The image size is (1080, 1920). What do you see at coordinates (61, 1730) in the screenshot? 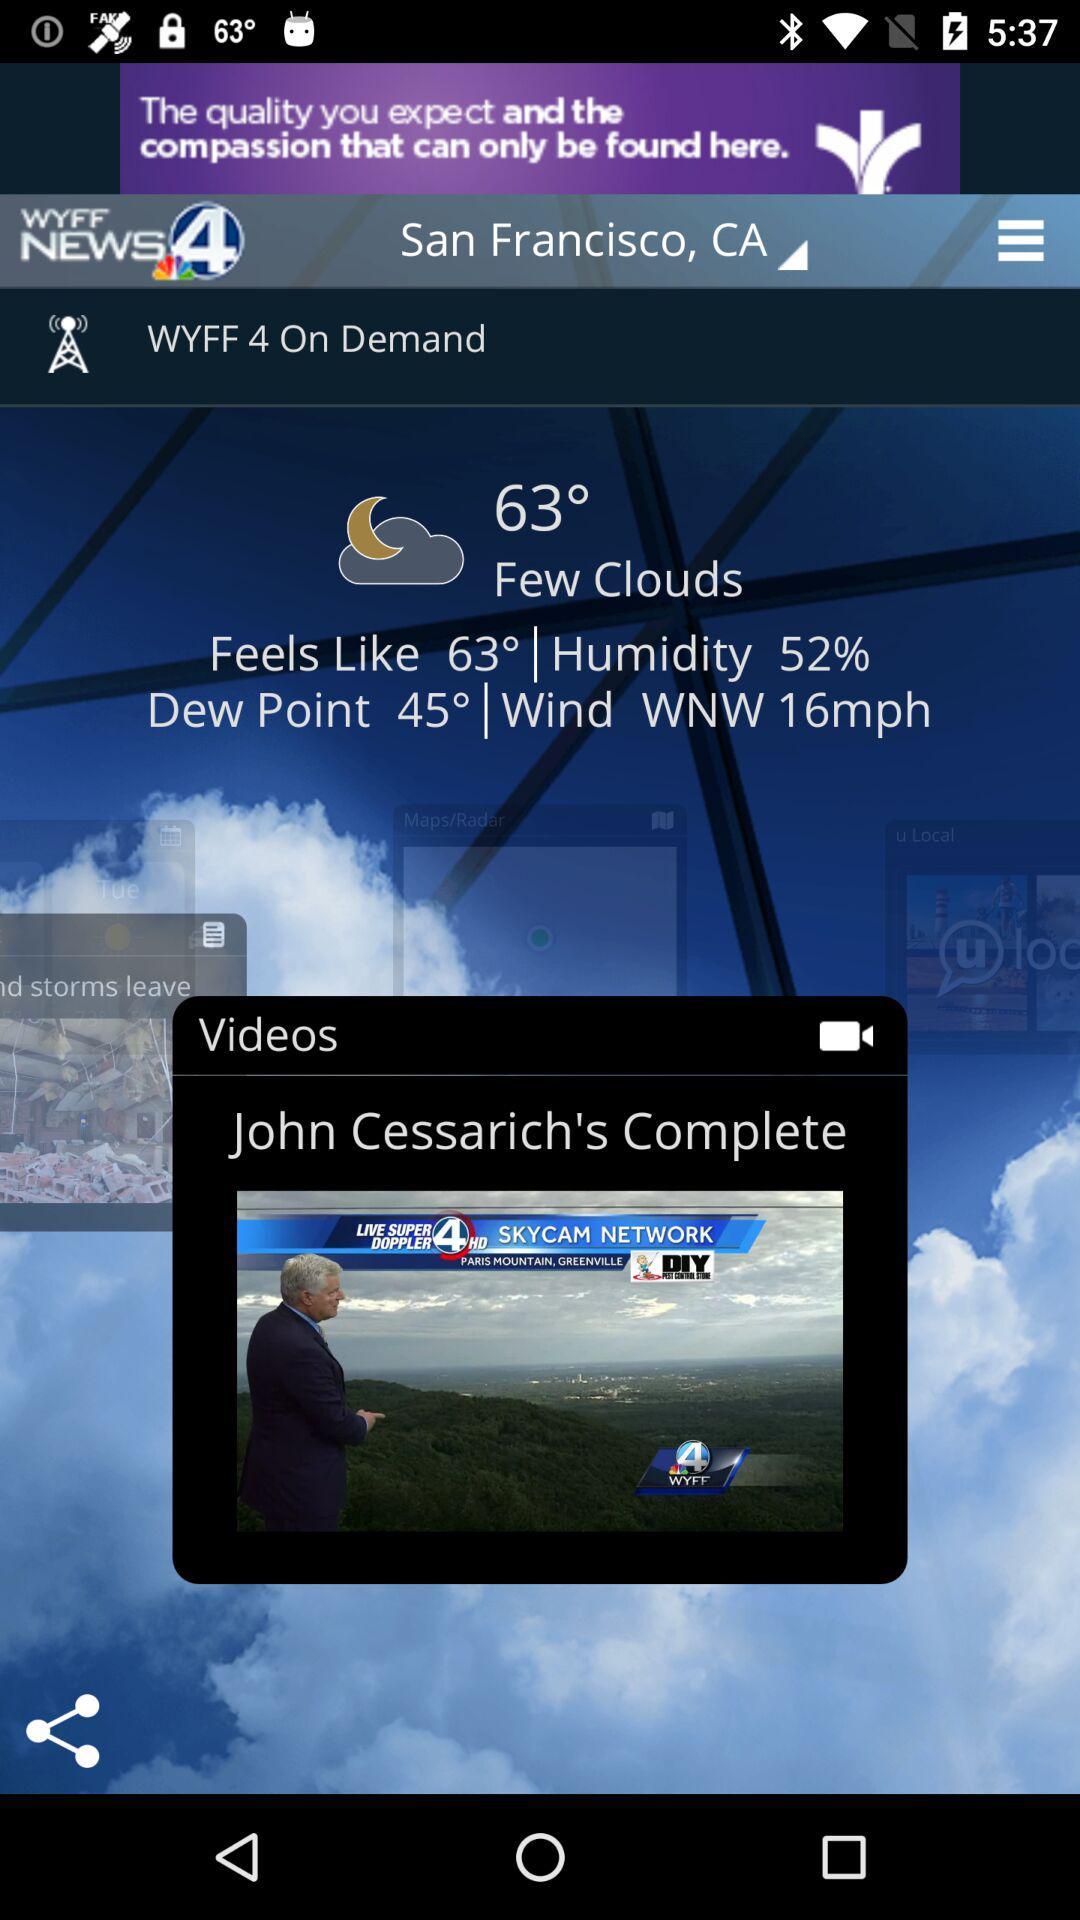
I see `the share icon` at bounding box center [61, 1730].